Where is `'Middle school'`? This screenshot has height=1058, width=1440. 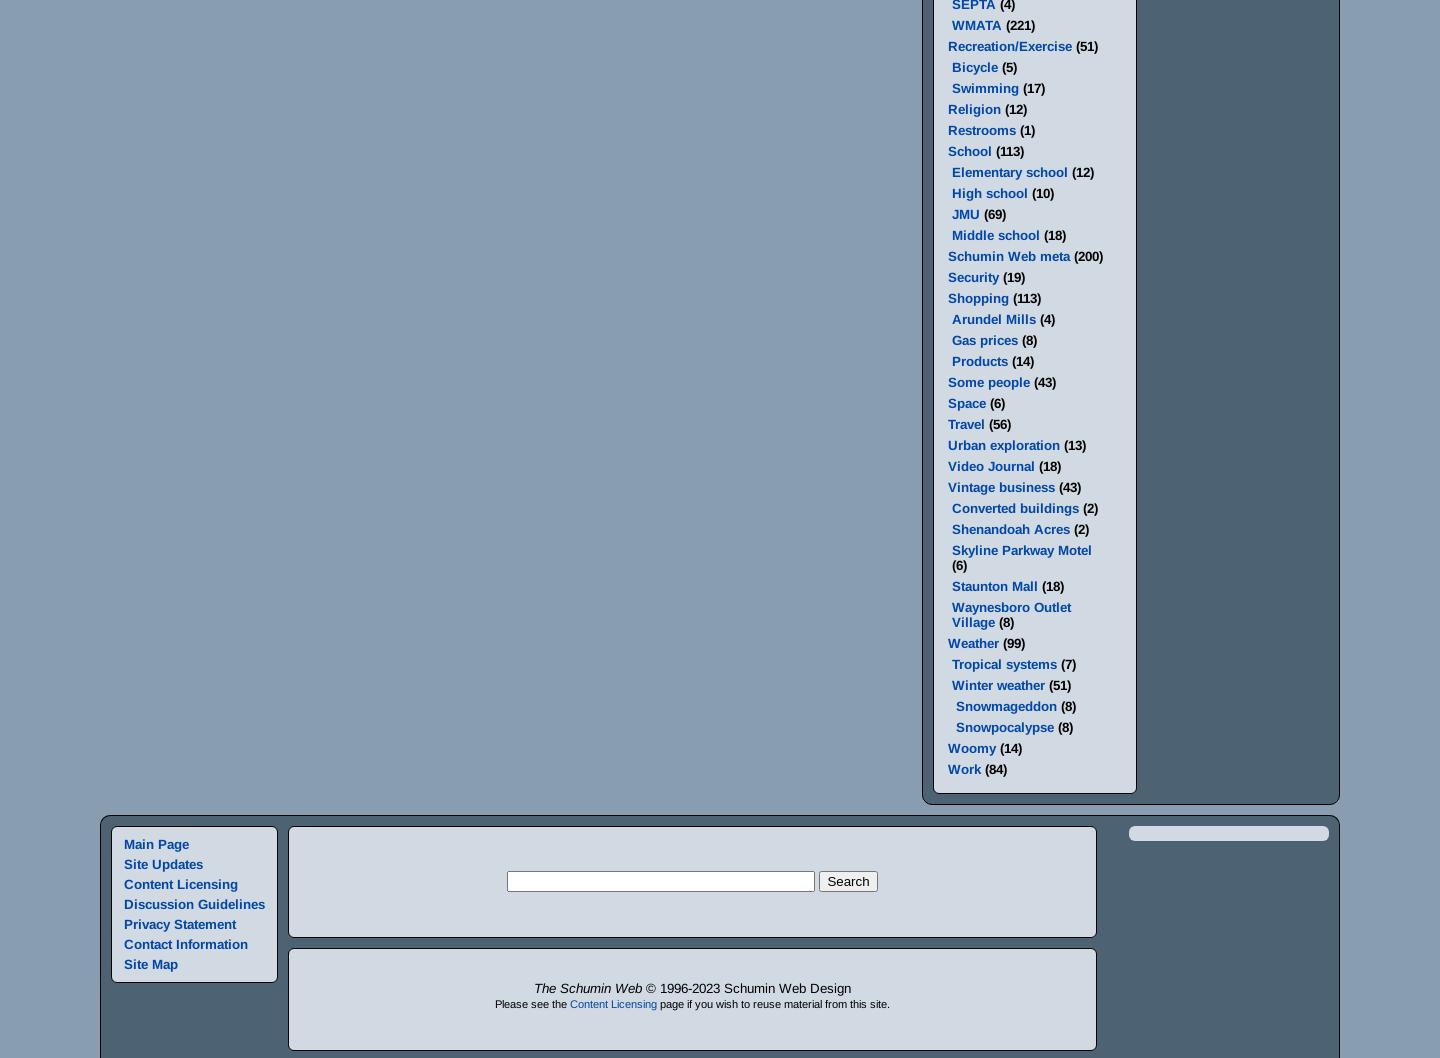
'Middle school' is located at coordinates (951, 235).